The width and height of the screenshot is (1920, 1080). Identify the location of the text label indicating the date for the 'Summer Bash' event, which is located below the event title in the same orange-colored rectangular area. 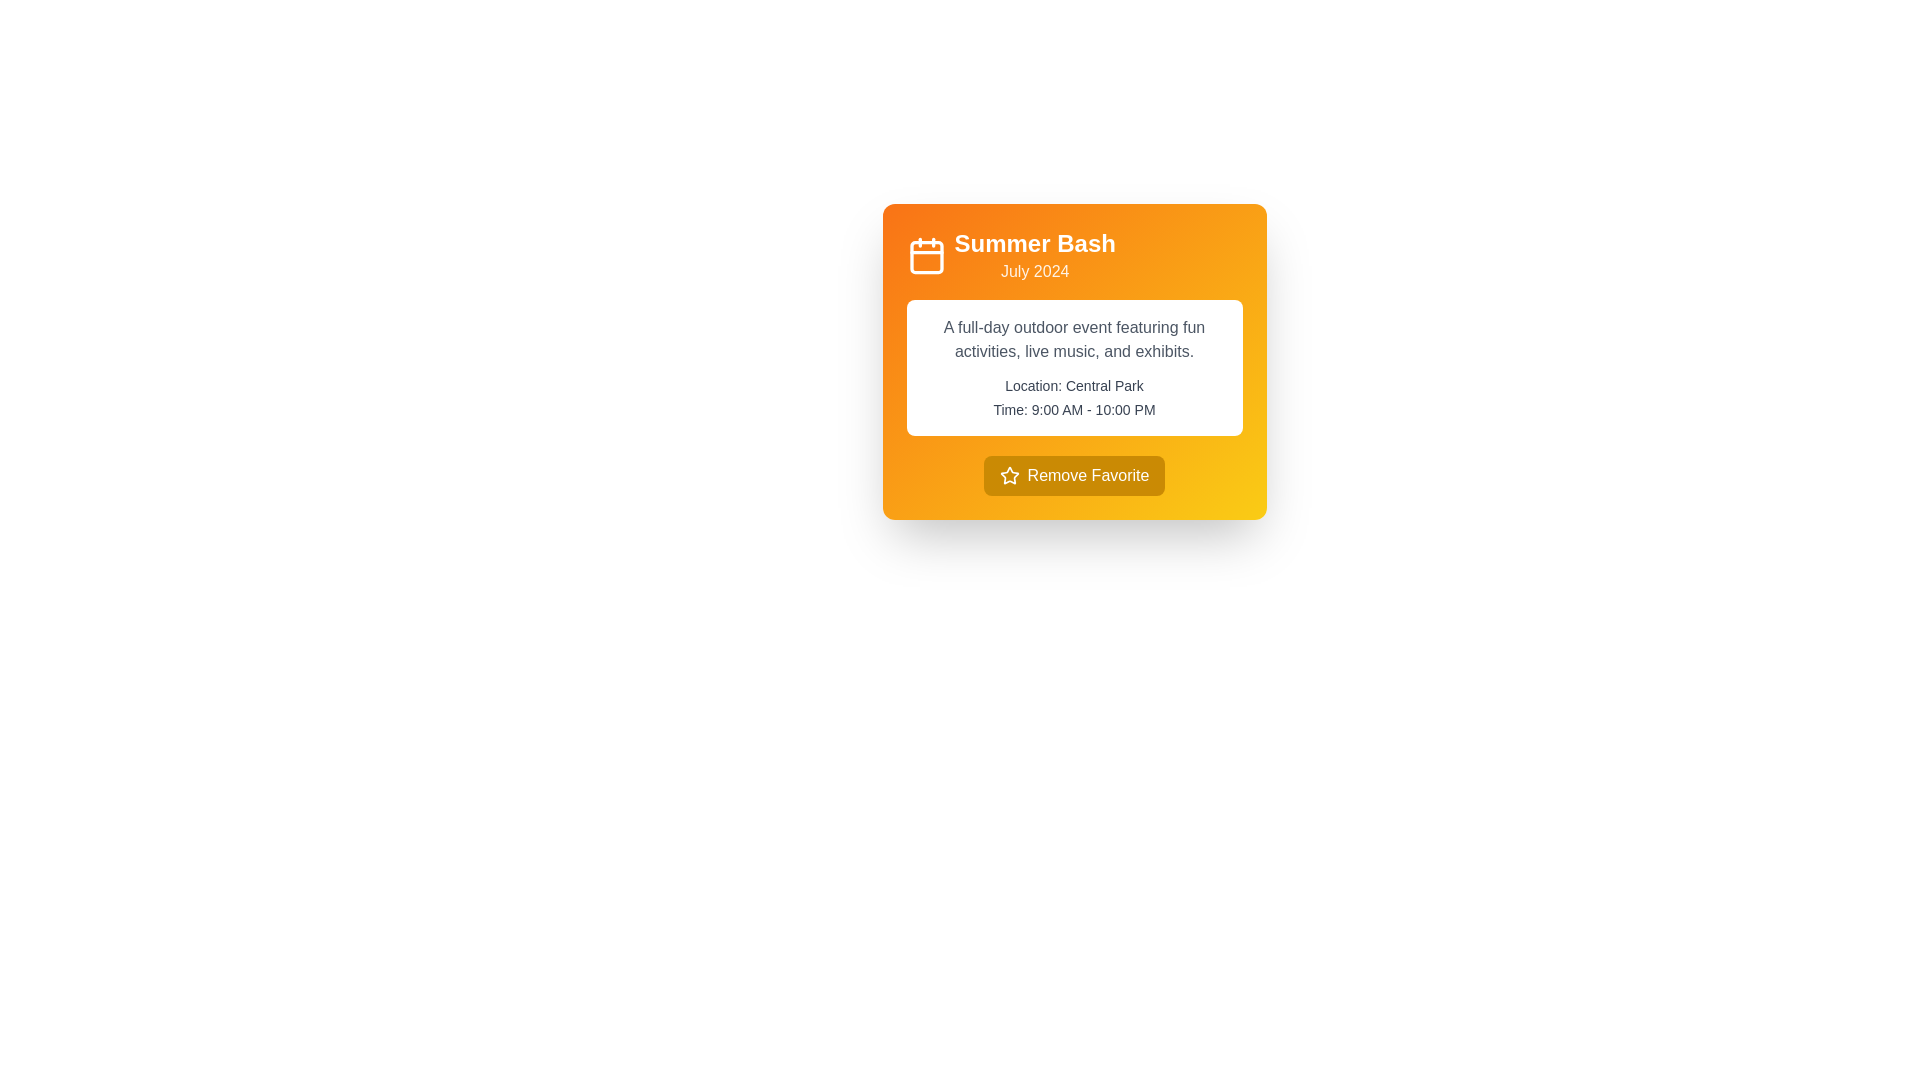
(1035, 272).